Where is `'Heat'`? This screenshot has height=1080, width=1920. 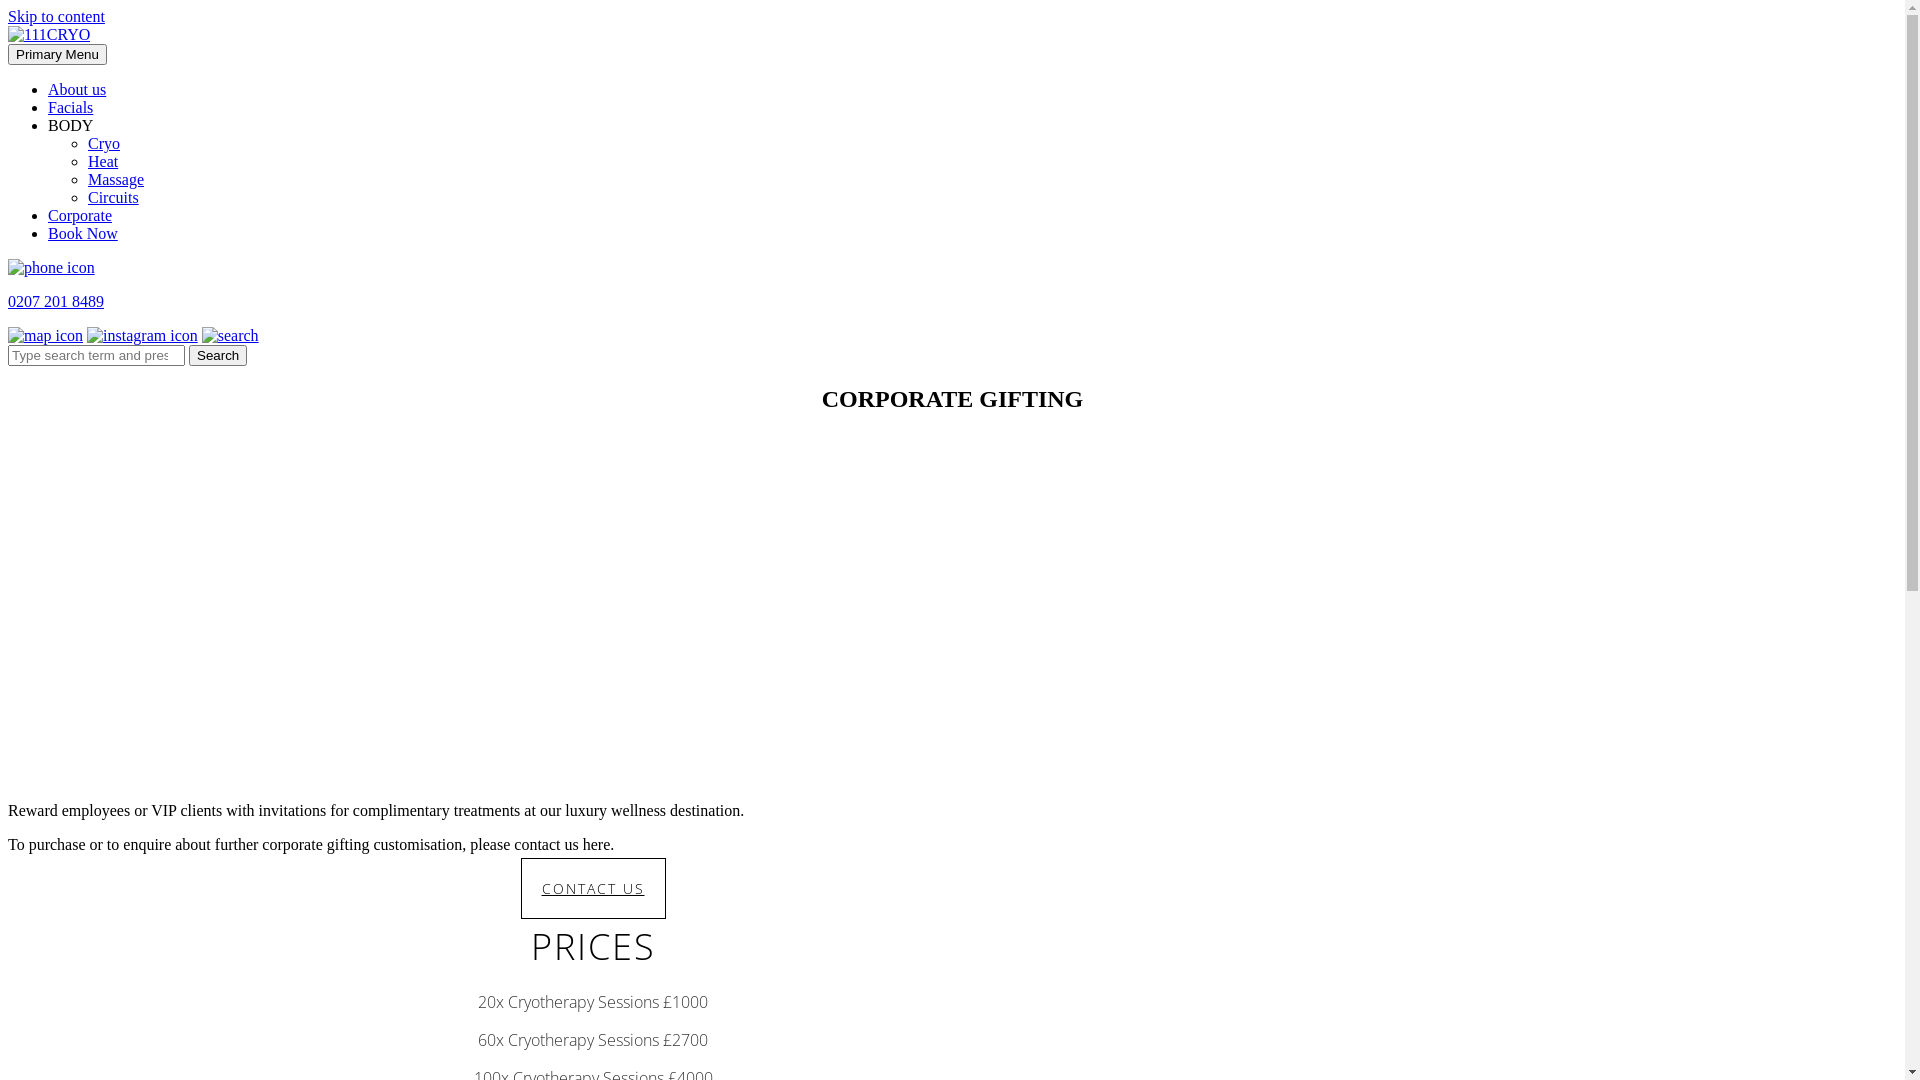
'Heat' is located at coordinates (86, 160).